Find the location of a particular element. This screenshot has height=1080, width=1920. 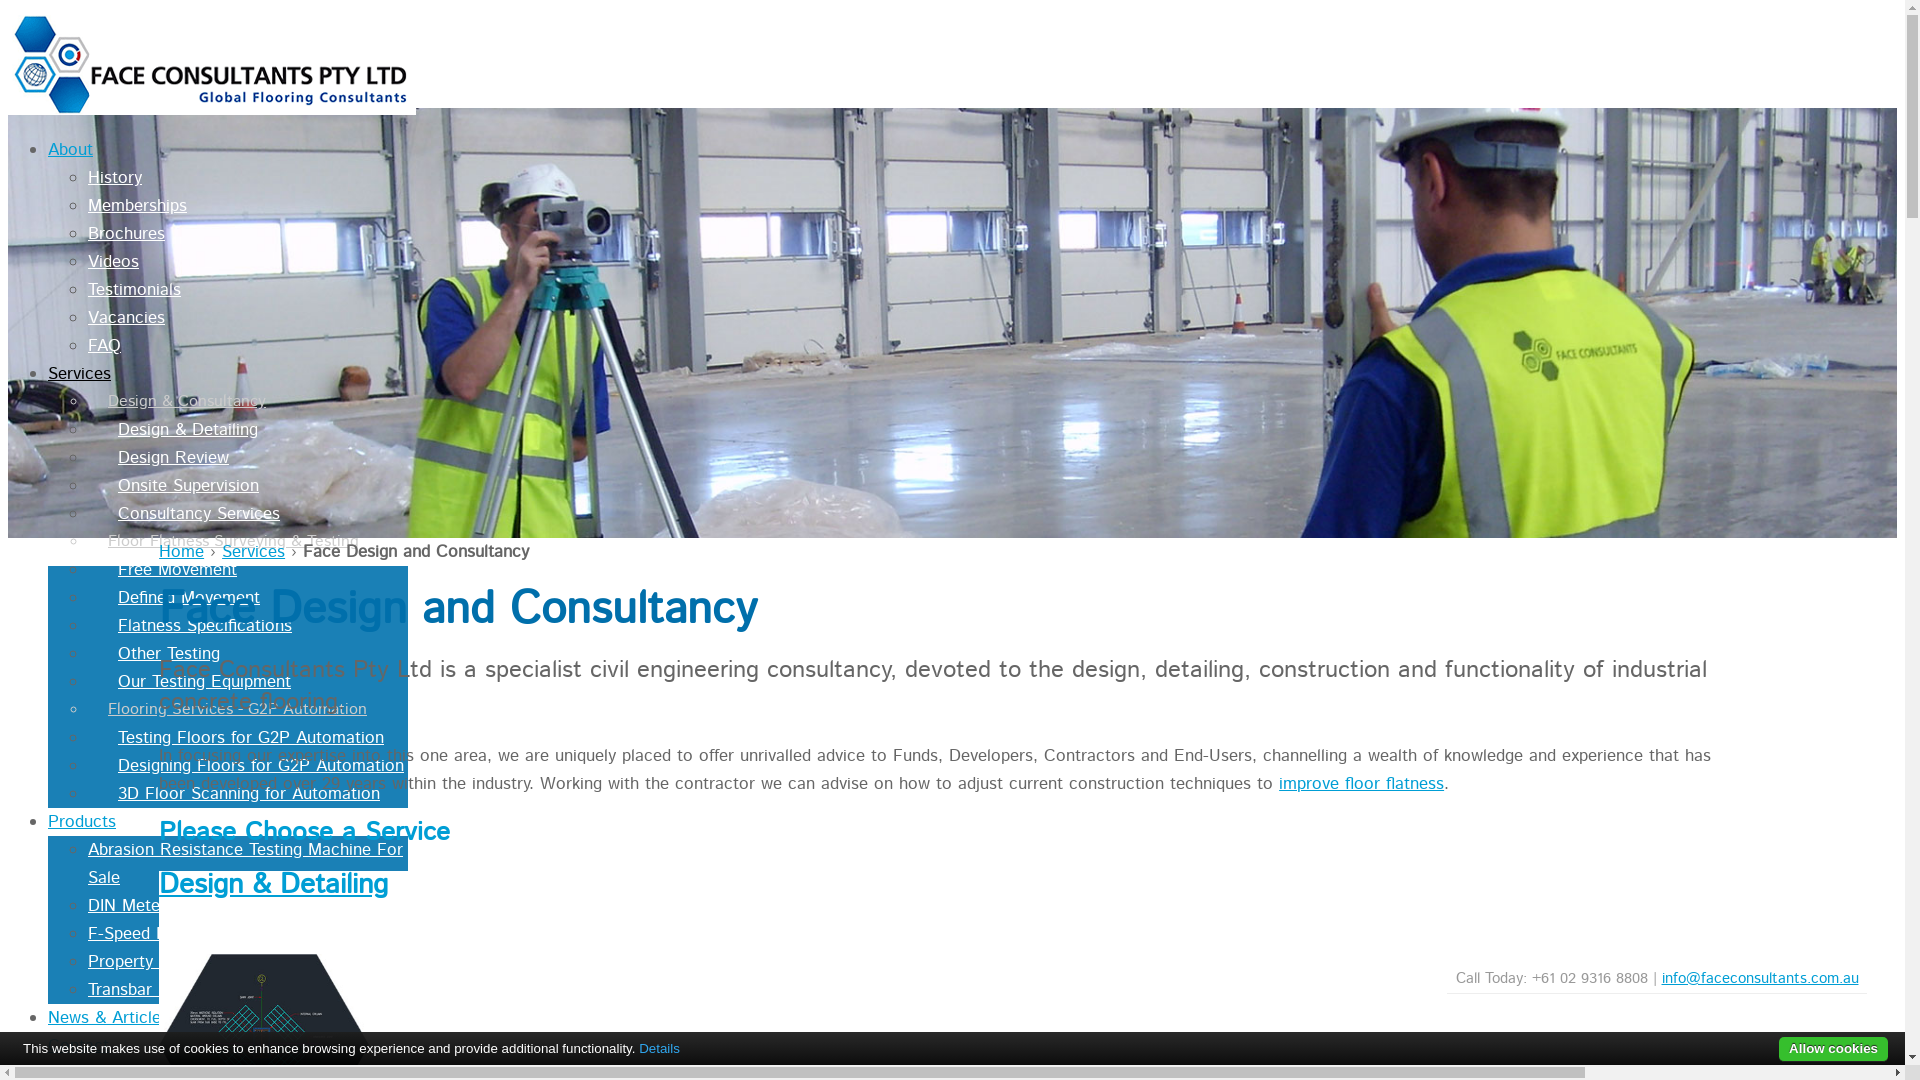

'Consultancy Services' is located at coordinates (86, 512).